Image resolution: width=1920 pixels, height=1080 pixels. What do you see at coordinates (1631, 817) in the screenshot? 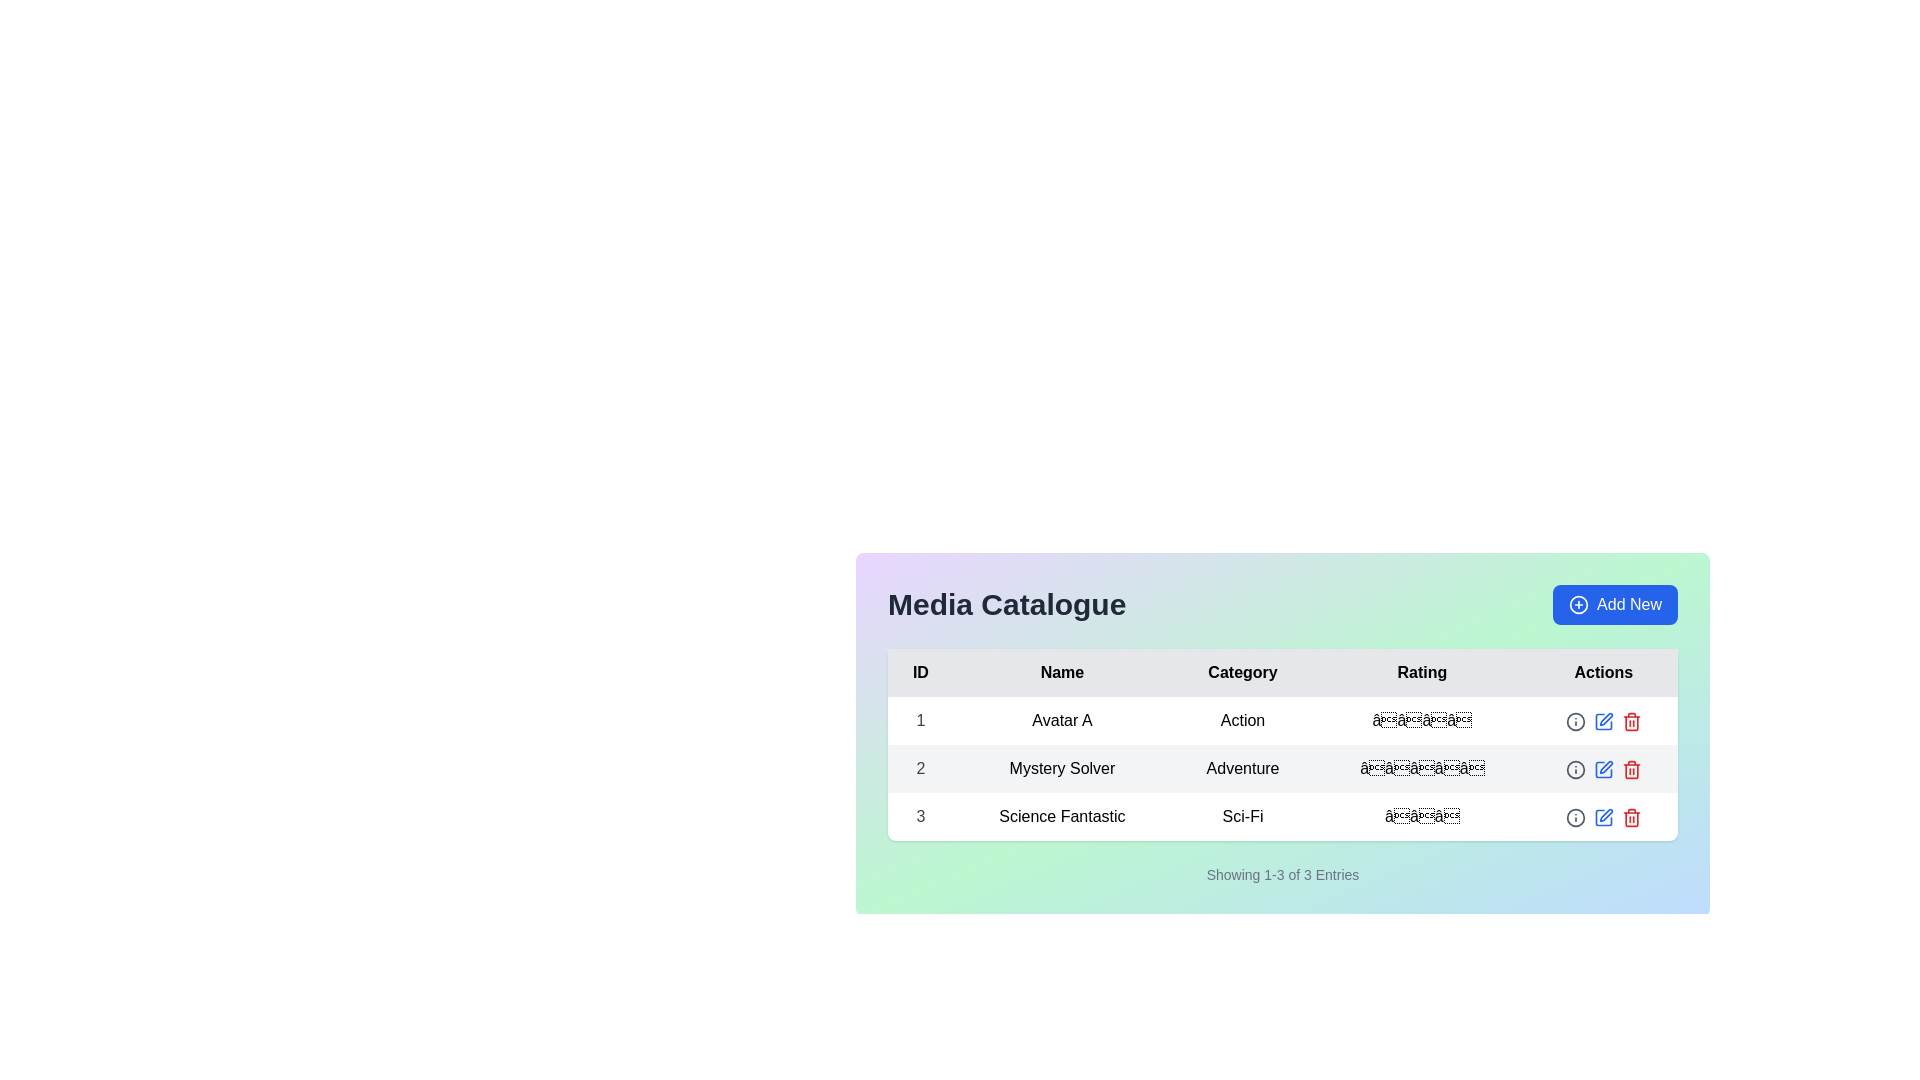
I see `the red trash can icon in the 'Actions' column for the 'Science Fantastic' entry` at bounding box center [1631, 817].